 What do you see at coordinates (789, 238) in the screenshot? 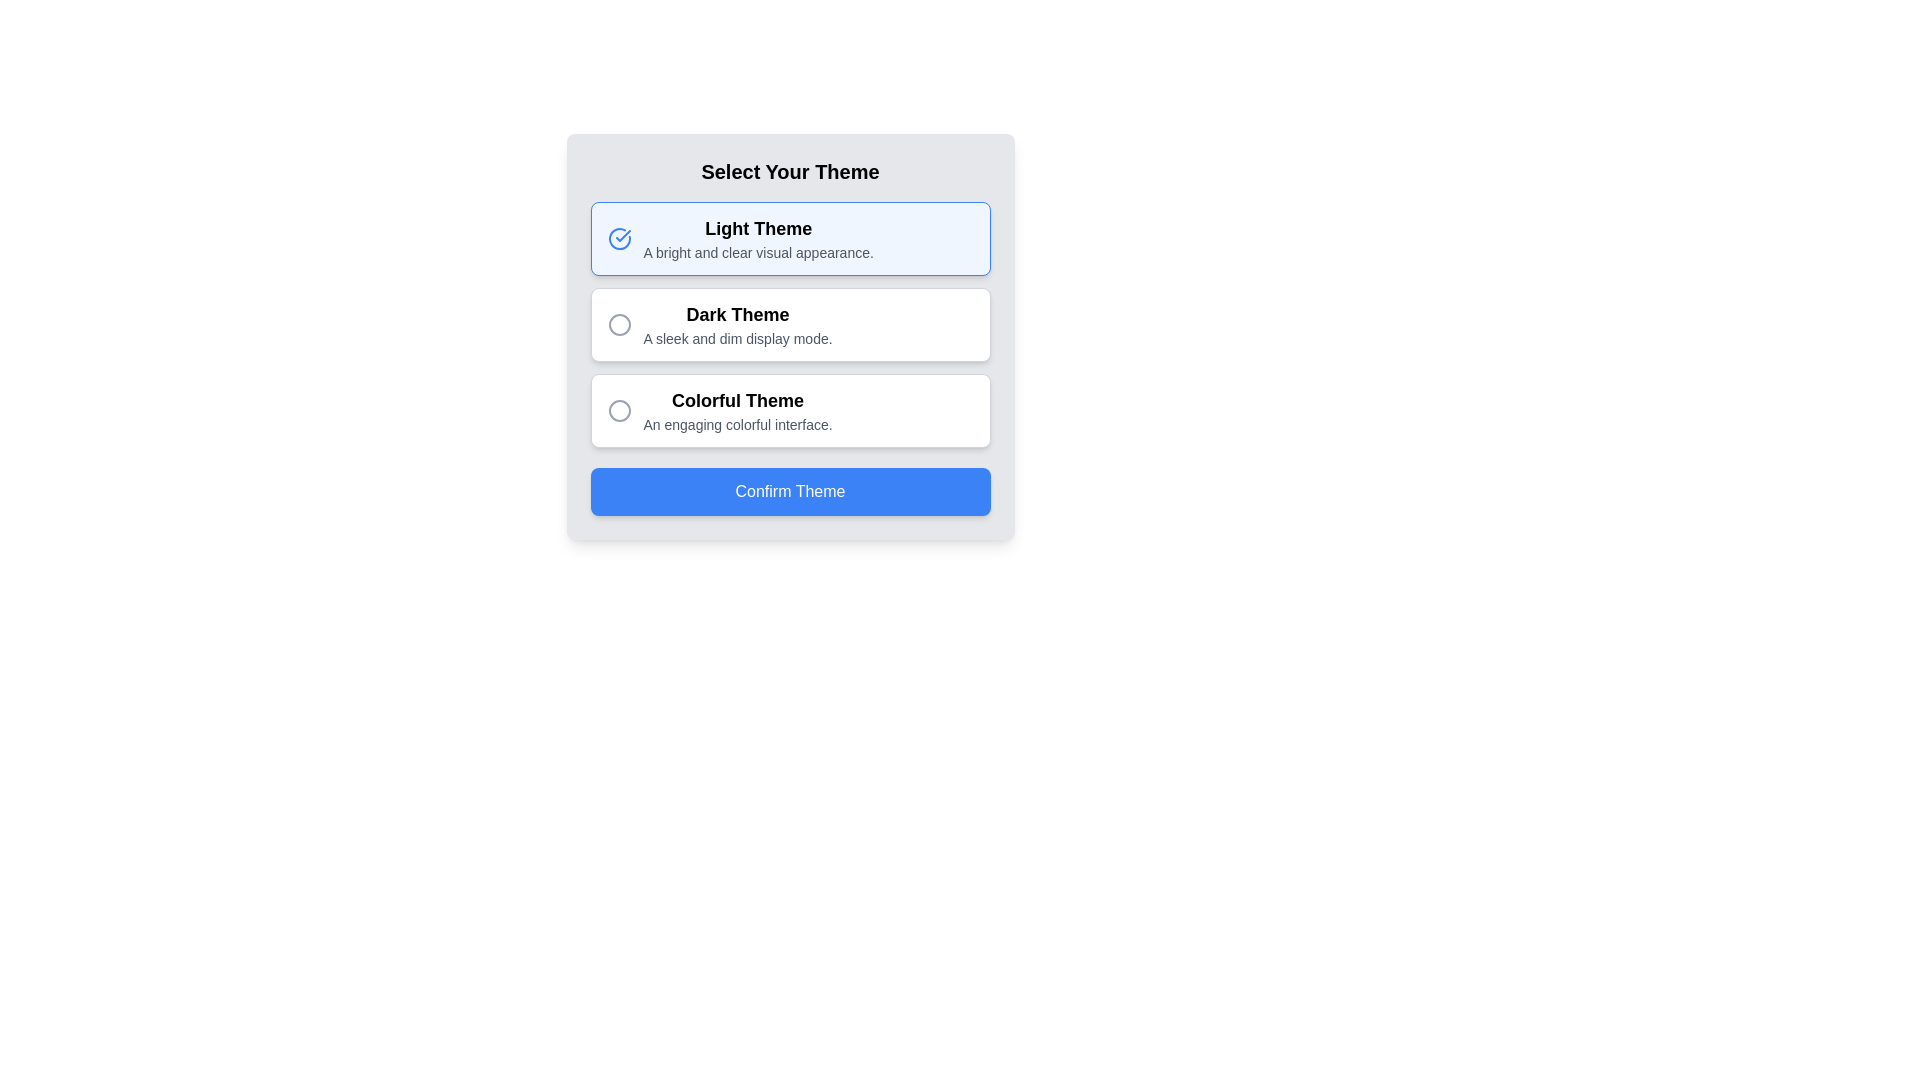
I see `the first radio button styled interactive list item labeled 'Light Theme', which has a light blue background and a checkmark icon` at bounding box center [789, 238].